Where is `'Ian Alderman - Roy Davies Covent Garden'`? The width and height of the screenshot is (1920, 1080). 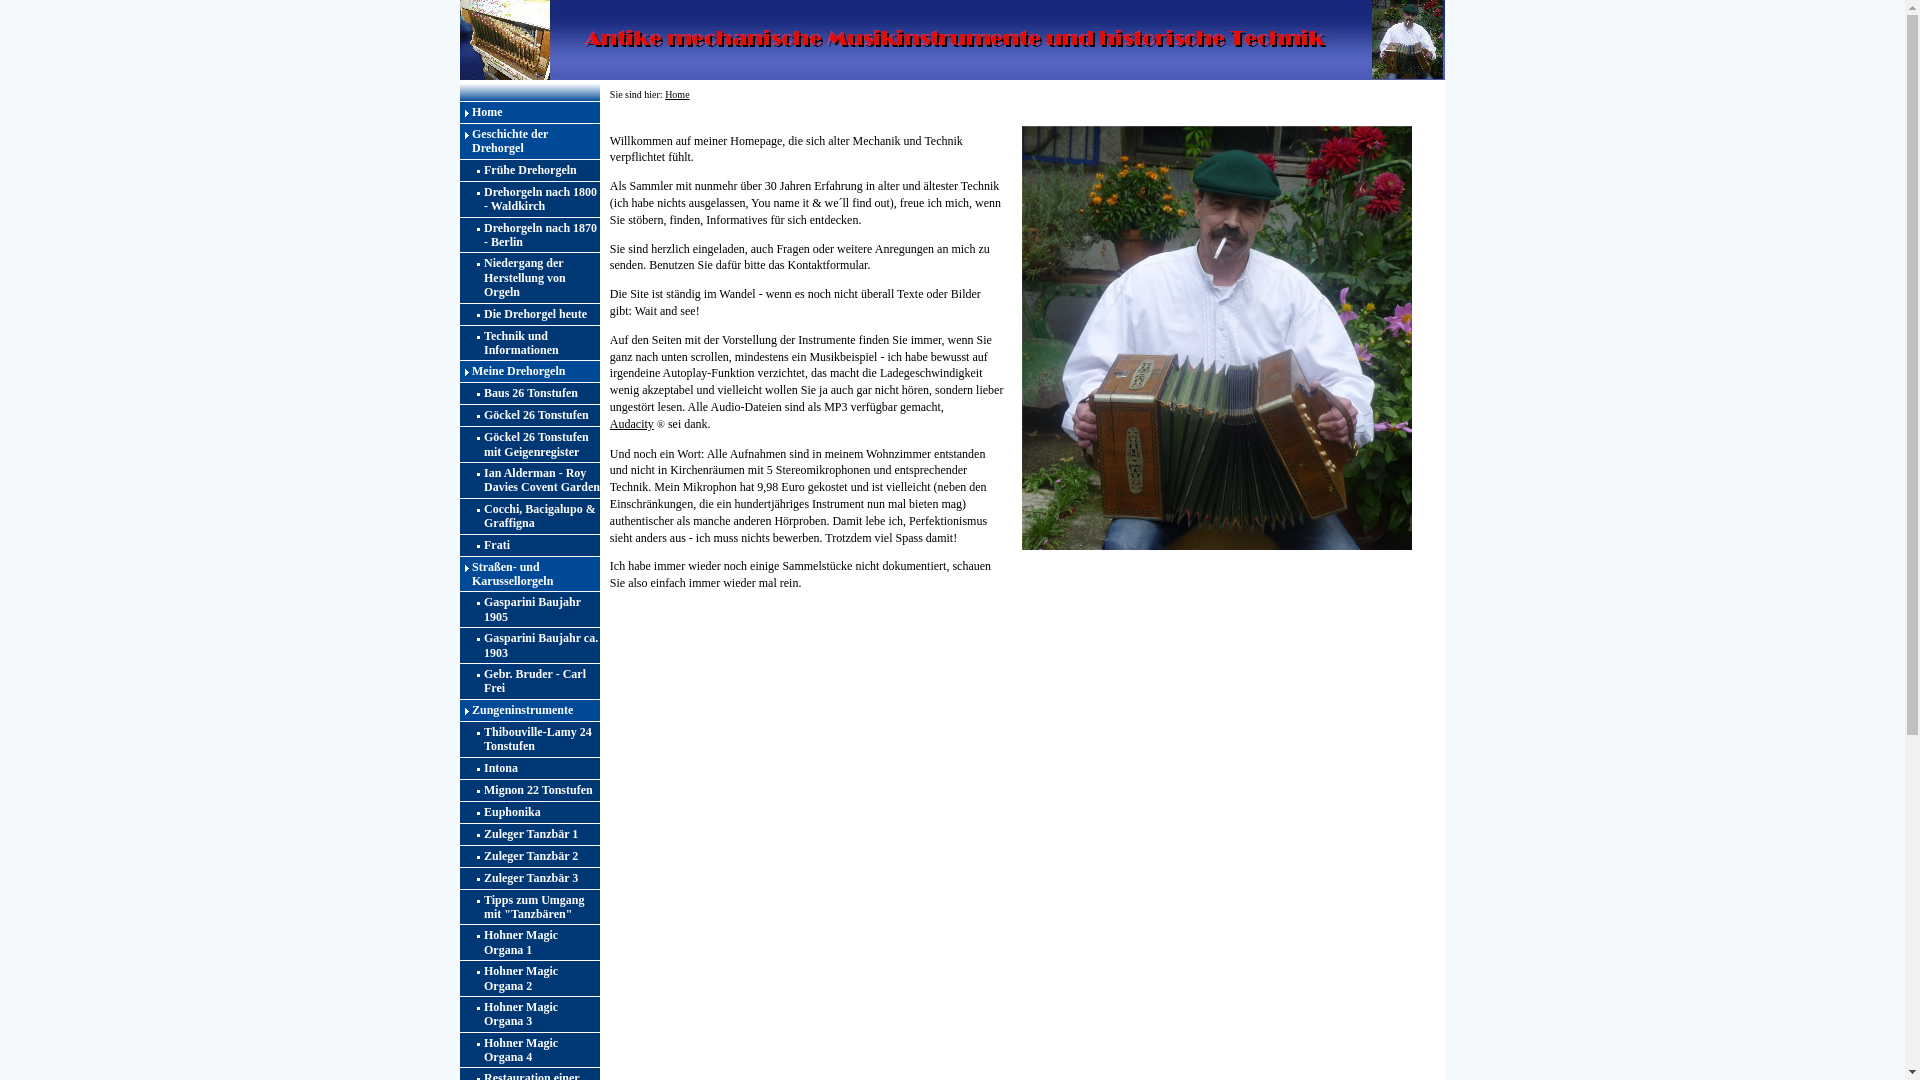
'Ian Alderman - Roy Davies Covent Garden' is located at coordinates (459, 480).